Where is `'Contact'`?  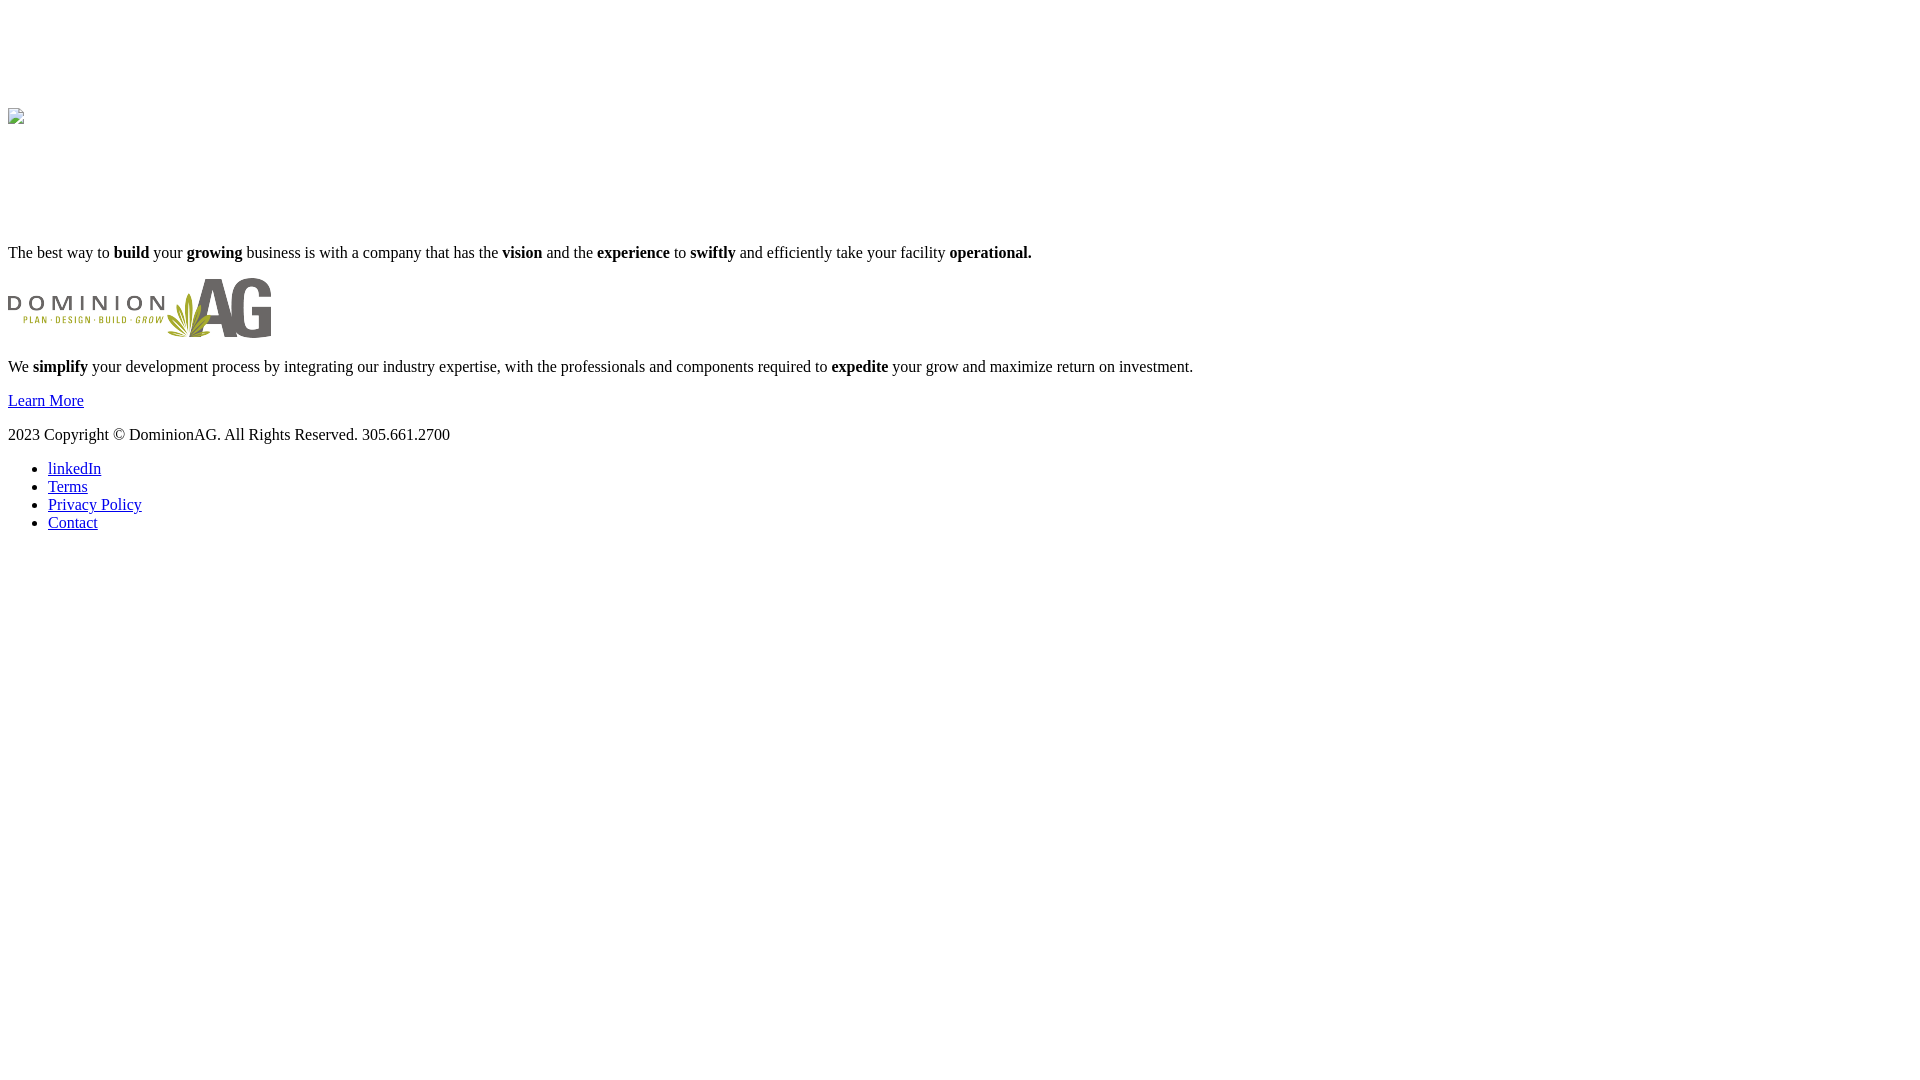
'Contact' is located at coordinates (72, 521).